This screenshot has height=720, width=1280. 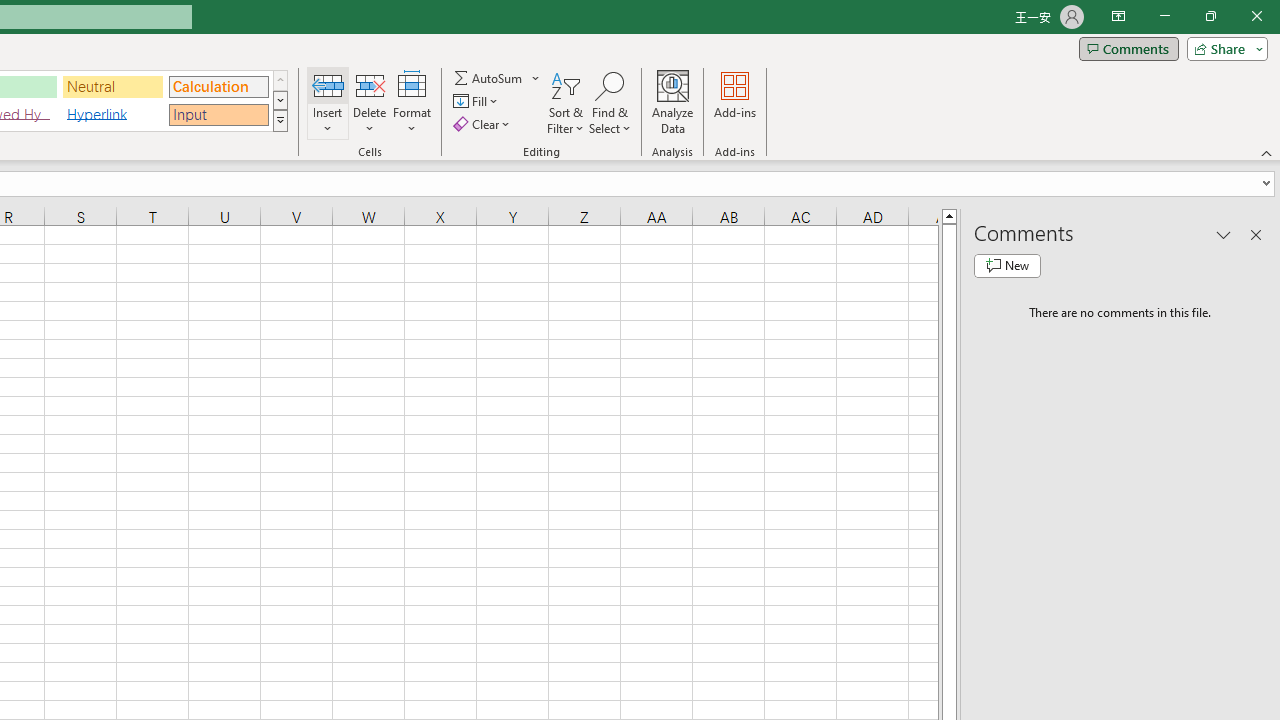 What do you see at coordinates (369, 103) in the screenshot?
I see `'Delete'` at bounding box center [369, 103].